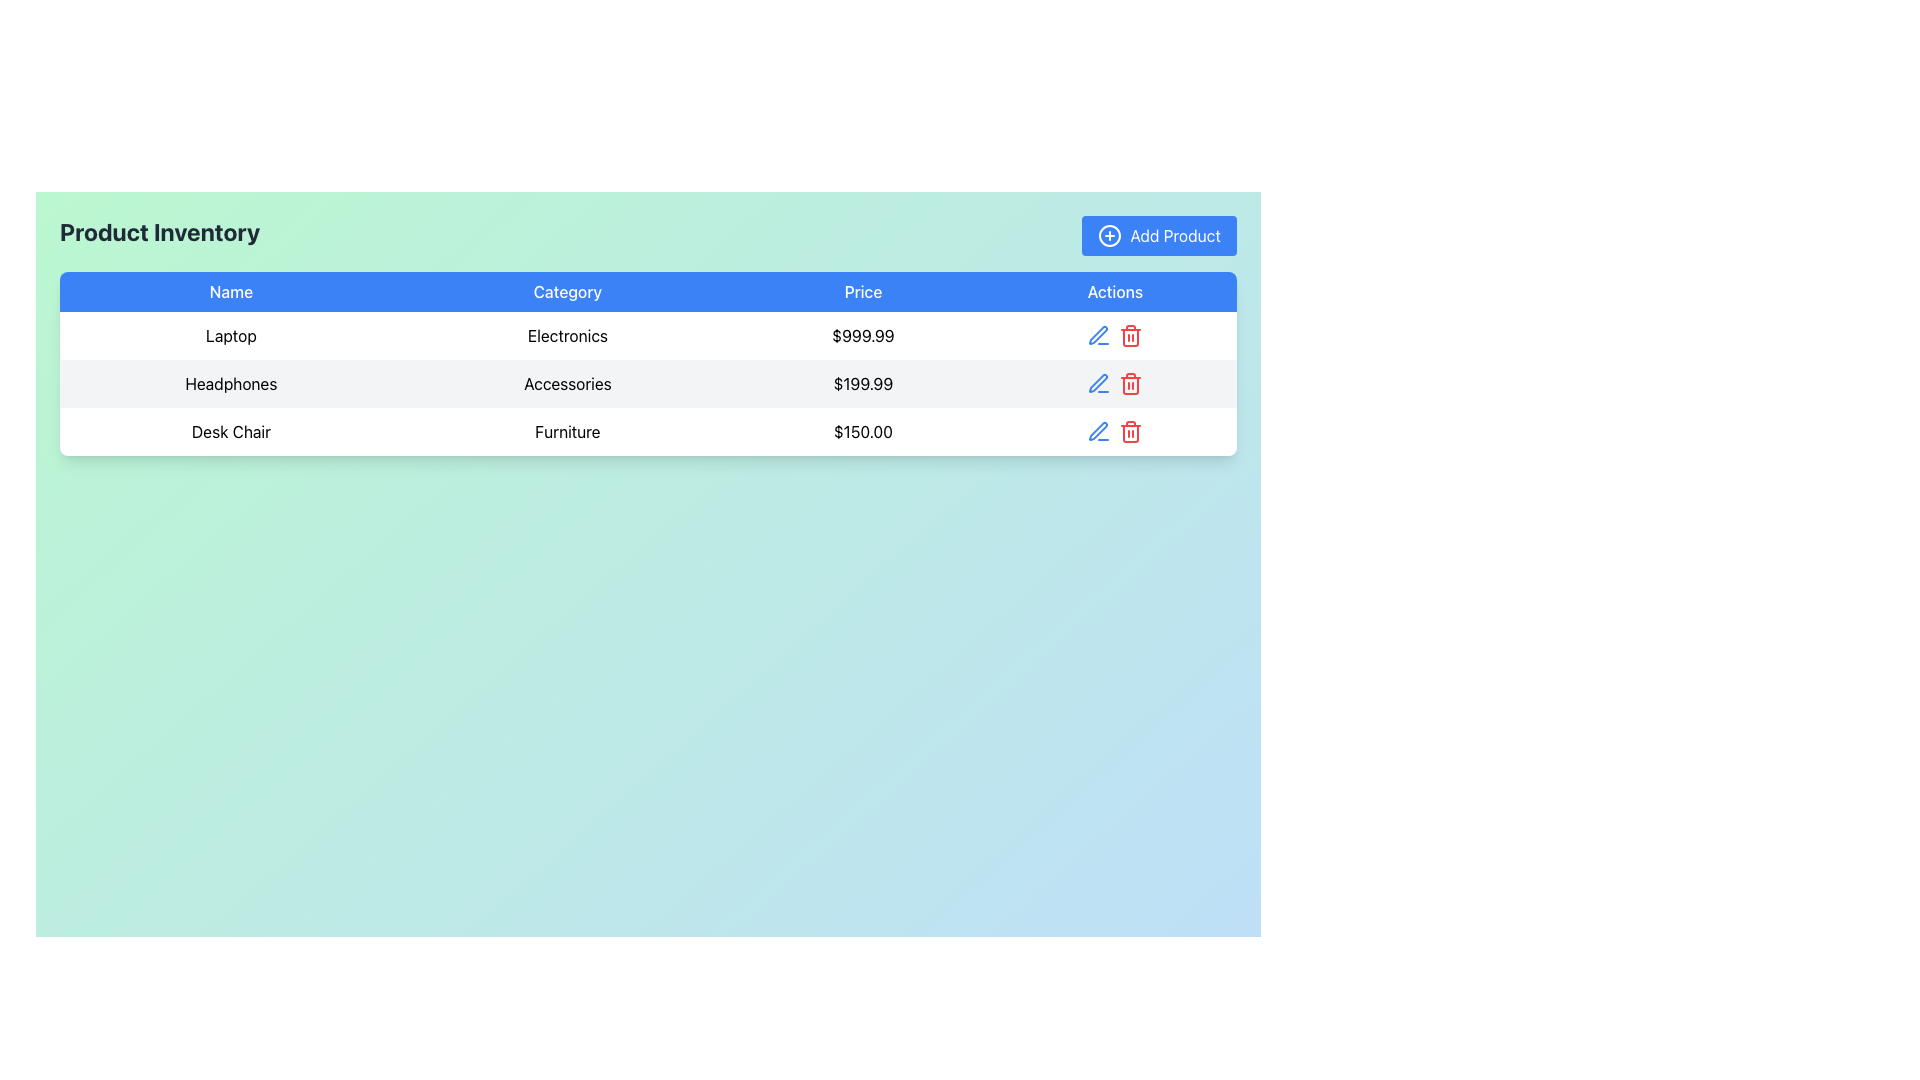 Image resolution: width=1920 pixels, height=1080 pixels. What do you see at coordinates (1114, 431) in the screenshot?
I see `the interactive icons in the 'Actions' column of the last data row in the table` at bounding box center [1114, 431].